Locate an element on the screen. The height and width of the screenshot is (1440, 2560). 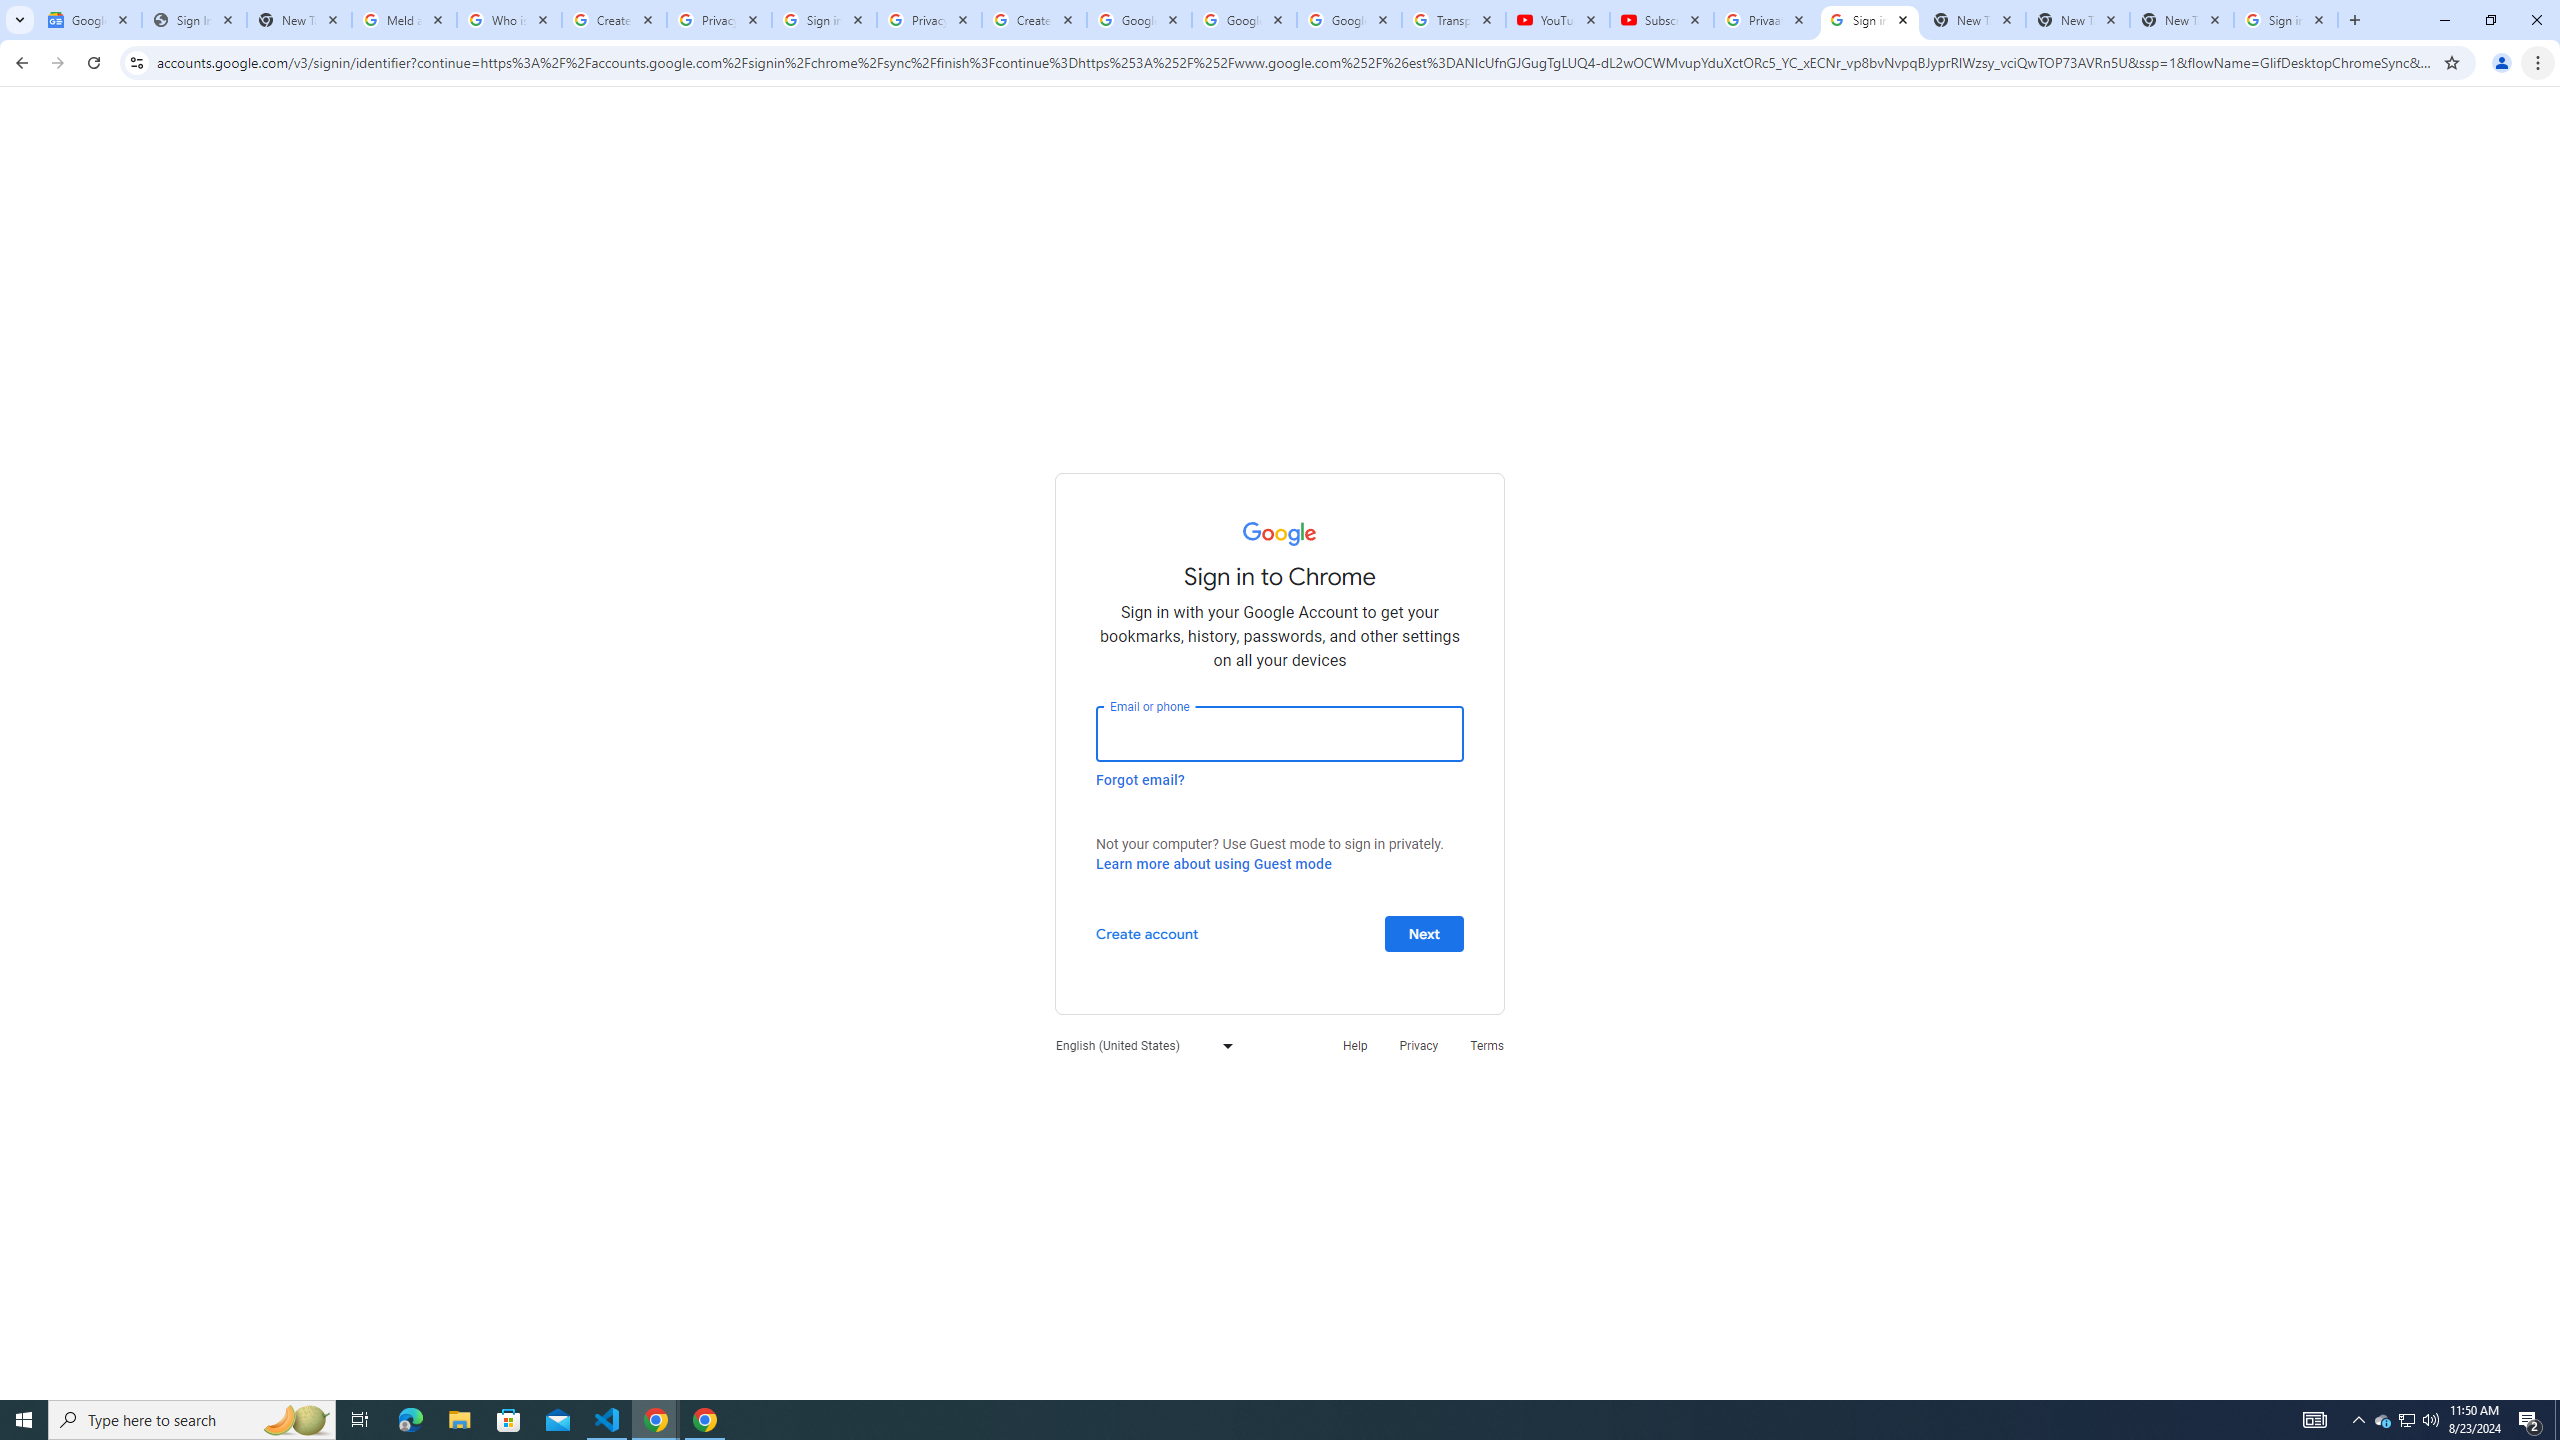
'Email or phone' is located at coordinates (1280, 732).